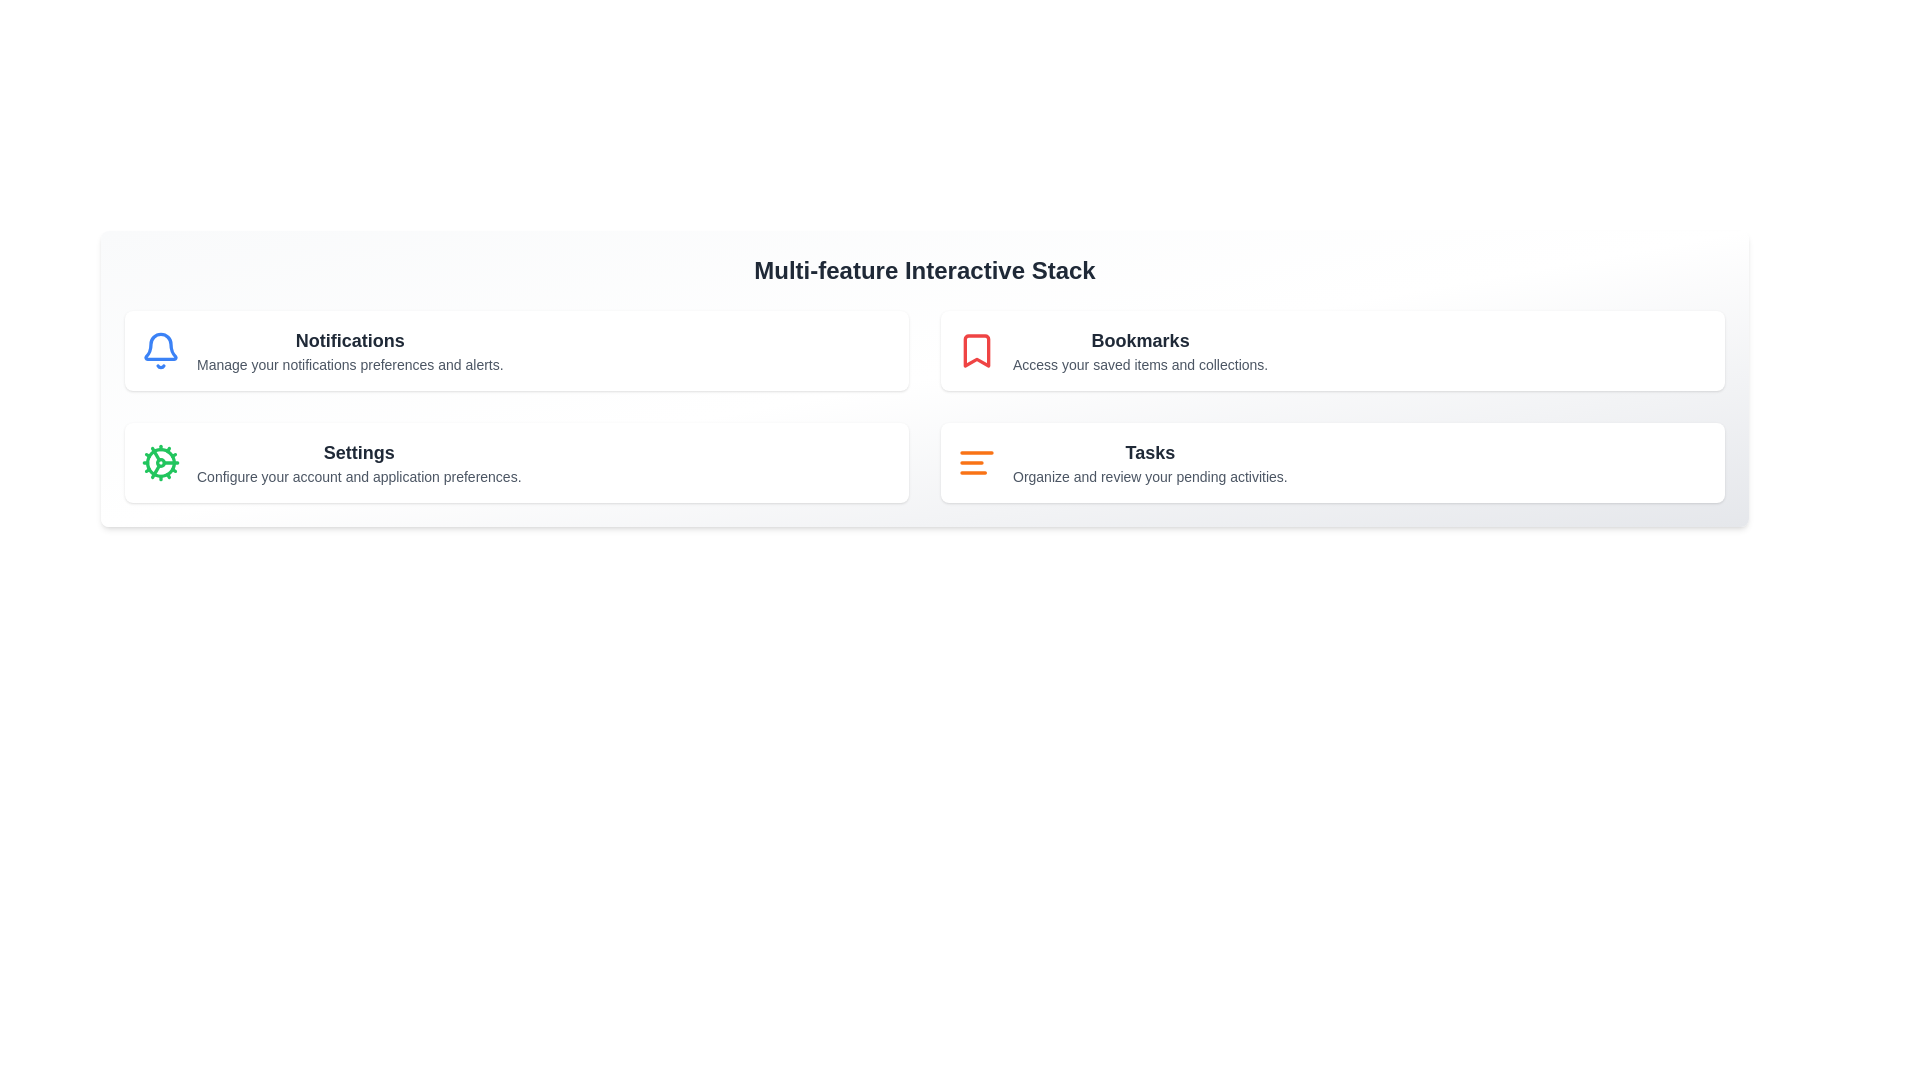 The width and height of the screenshot is (1920, 1080). I want to click on the static text block labeled 'Notifications', which includes descriptive text about managing notification preferences and alerts, located in the top-left section of the layout, so click(350, 350).